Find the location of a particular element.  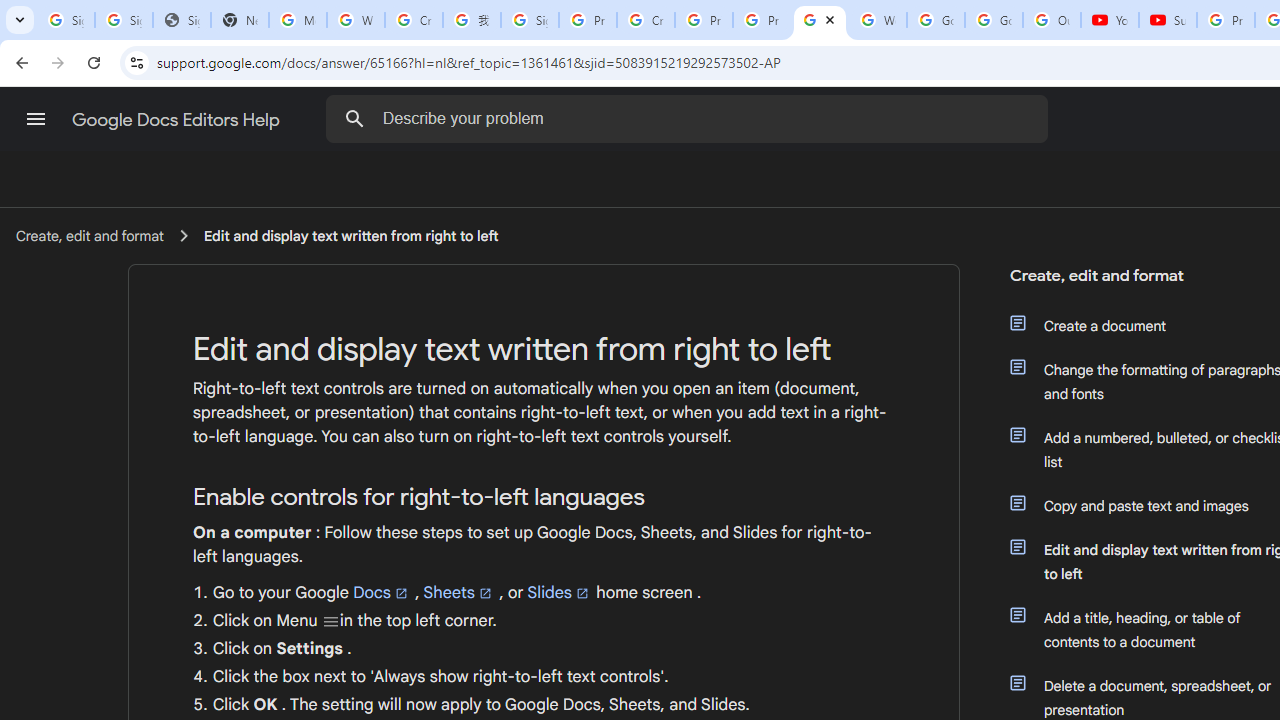

'Google Account' is located at coordinates (993, 20).